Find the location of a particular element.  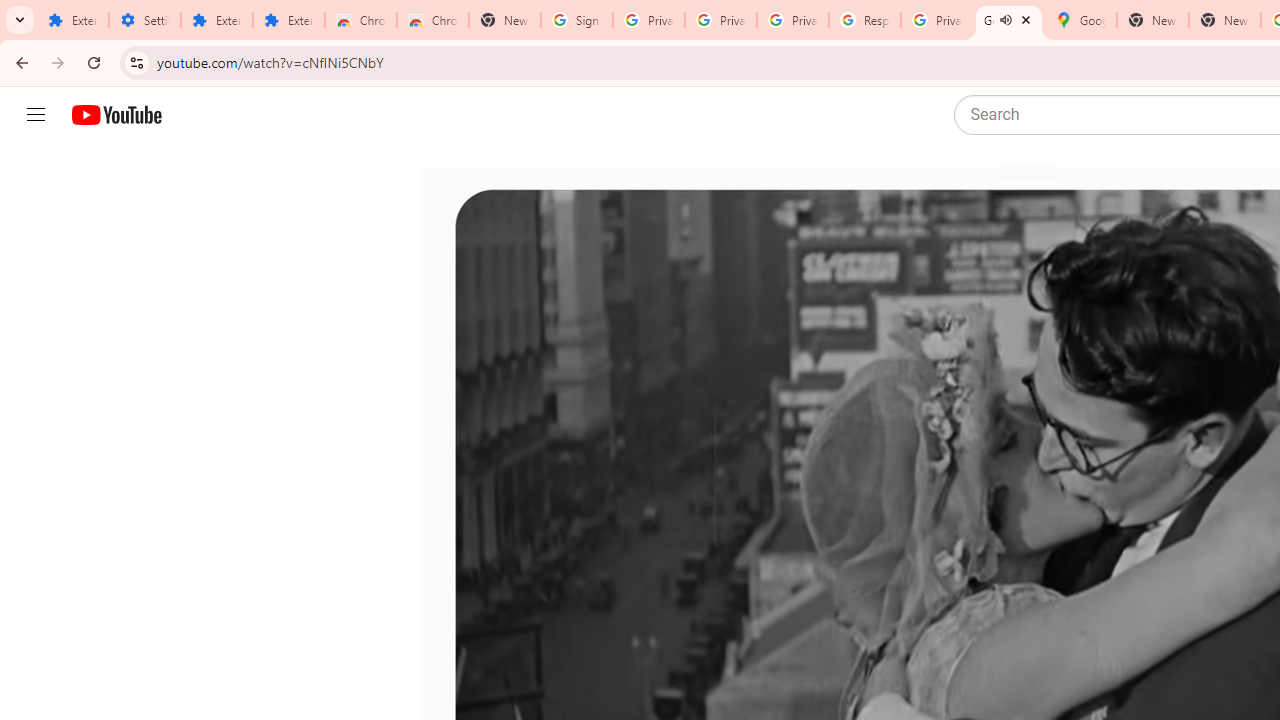

'Chrome Web Store - Themes' is located at coordinates (431, 20).